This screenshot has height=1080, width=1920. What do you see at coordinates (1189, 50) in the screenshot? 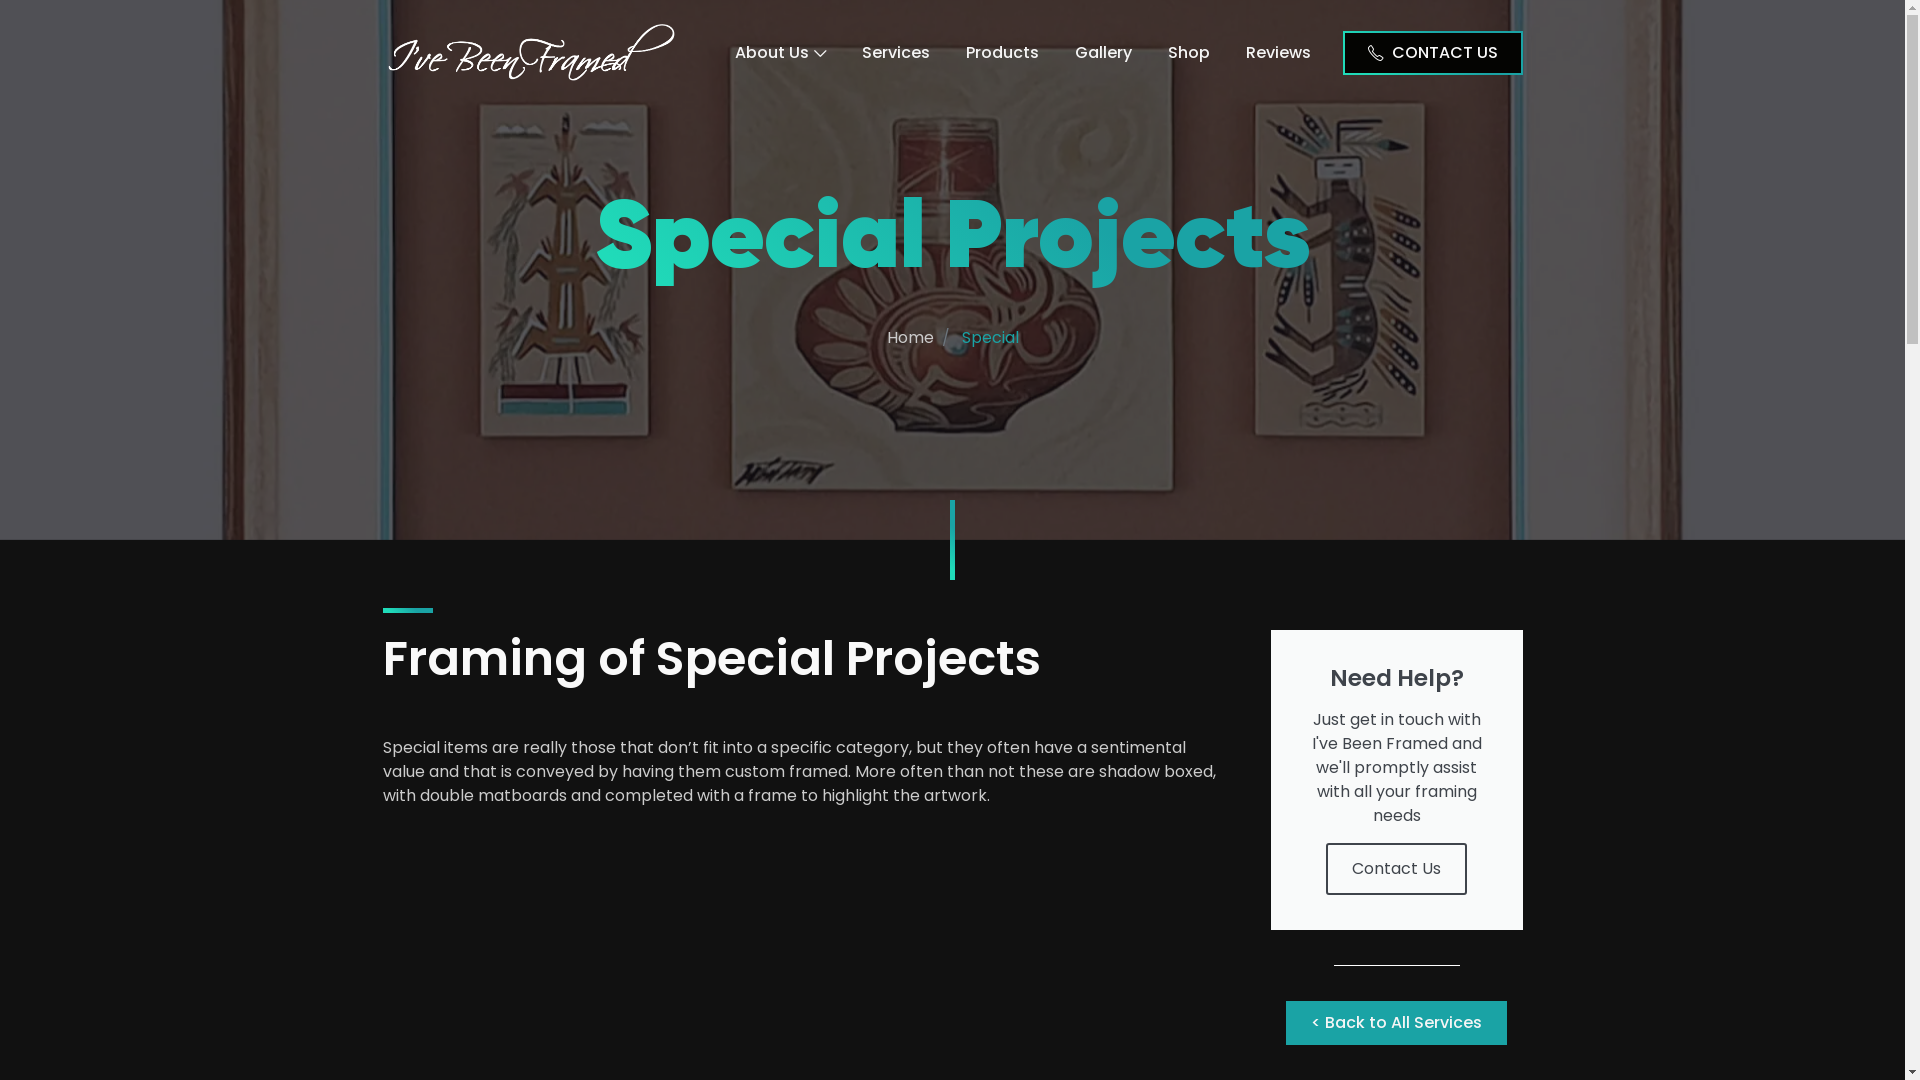
I see `'Shop'` at bounding box center [1189, 50].